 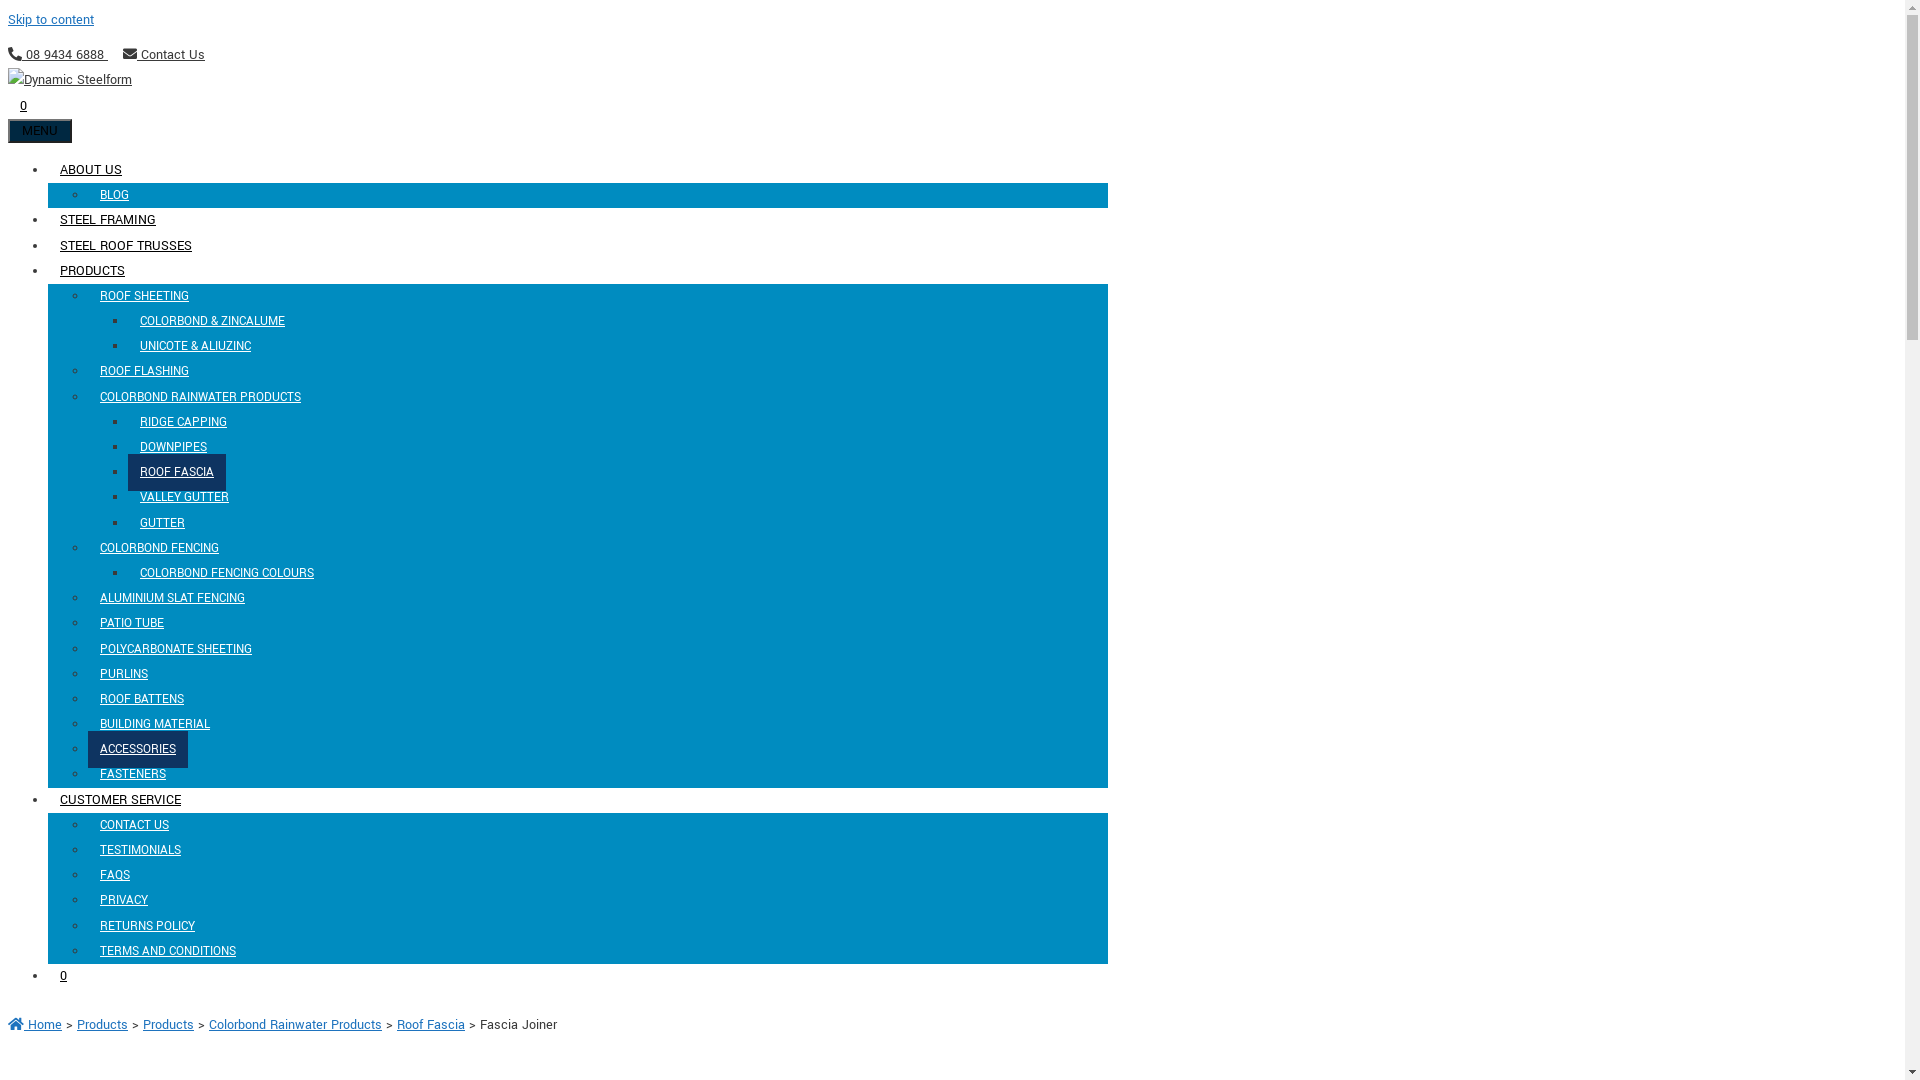 I want to click on 'TESTIMONIALS', so click(x=139, y=850).